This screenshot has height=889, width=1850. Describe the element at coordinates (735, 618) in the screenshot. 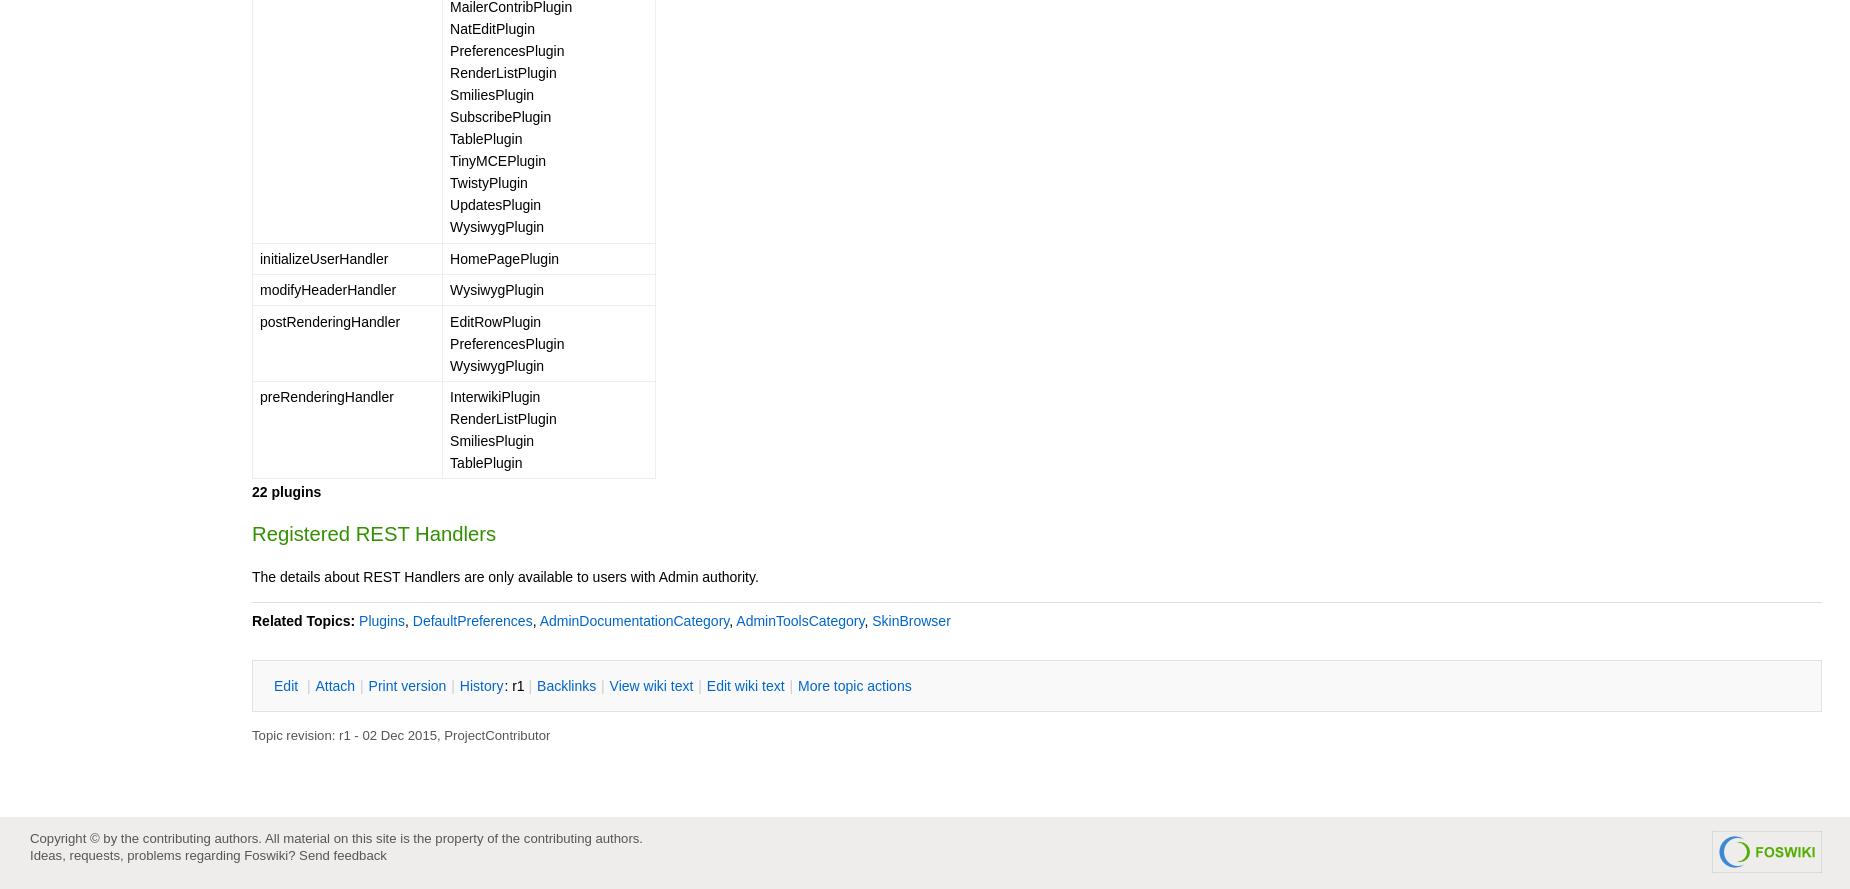

I see `'AdminToolsCategory'` at that location.